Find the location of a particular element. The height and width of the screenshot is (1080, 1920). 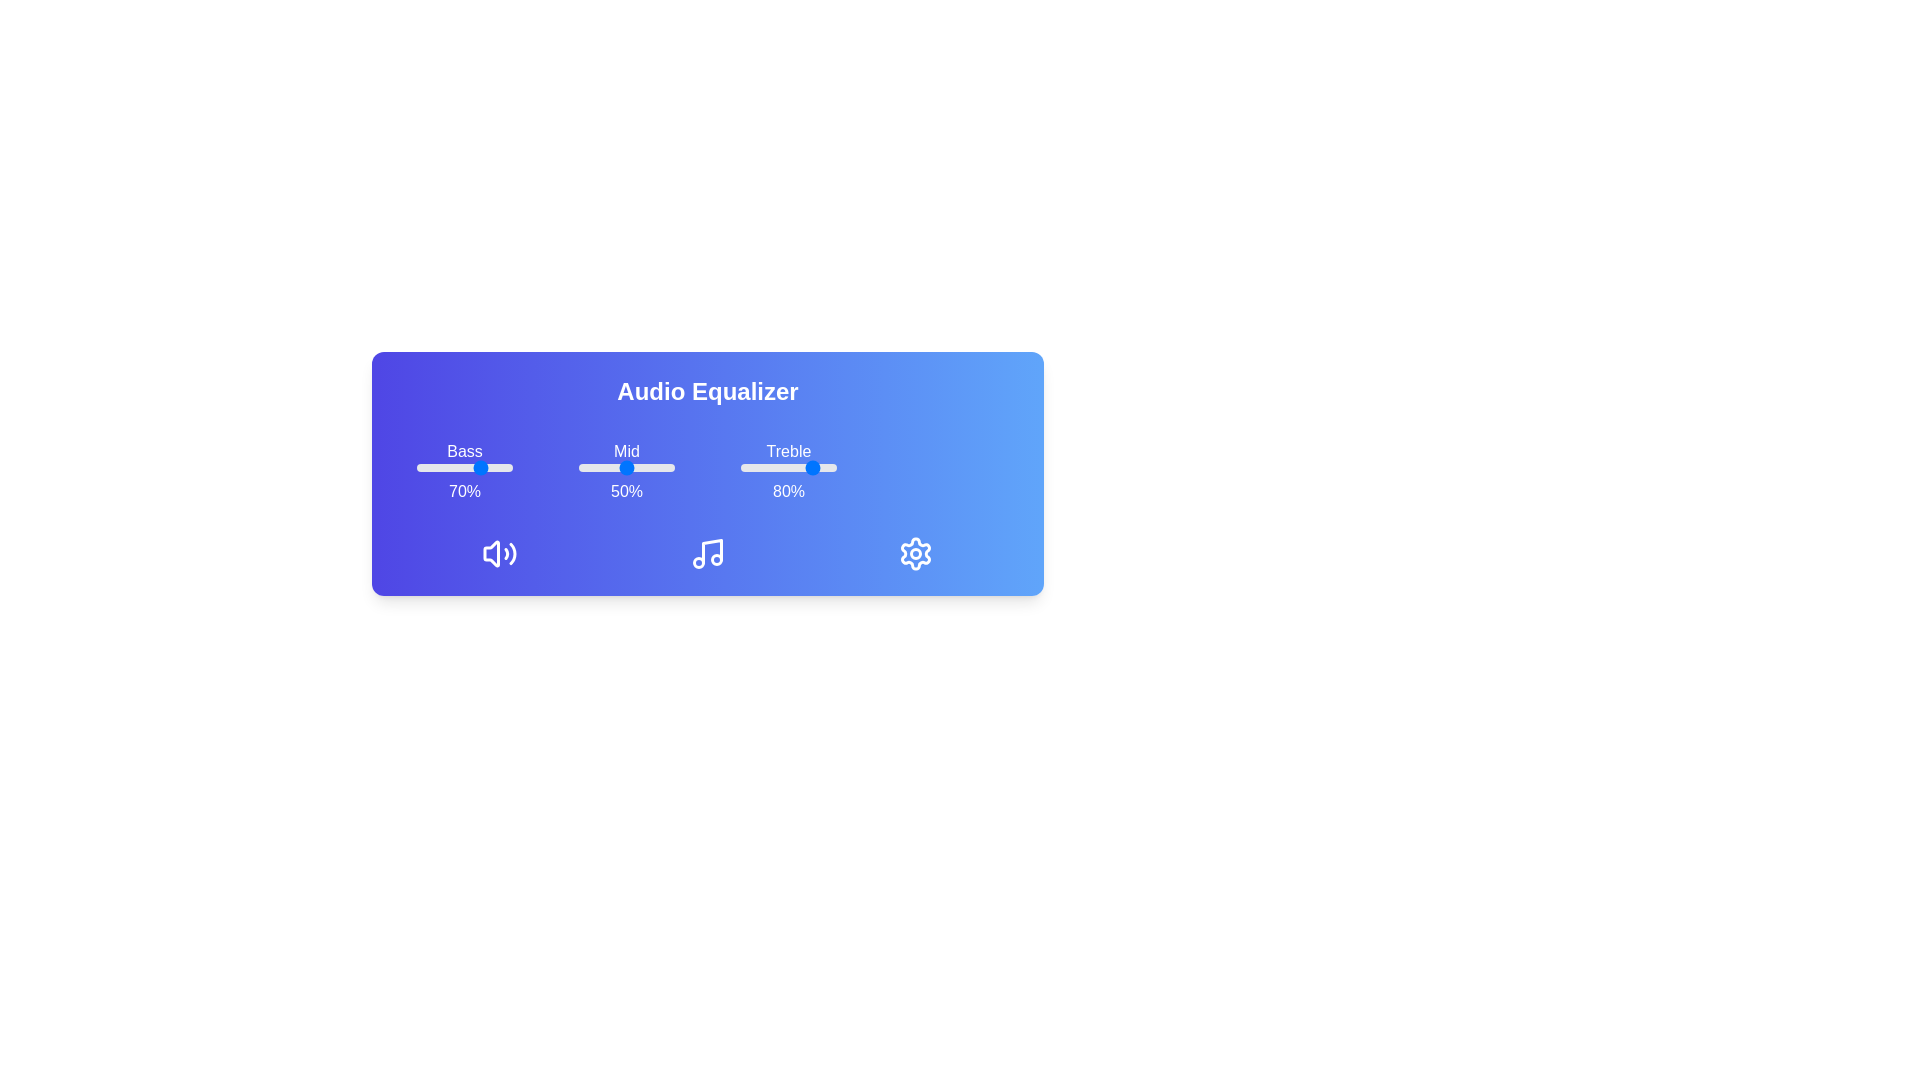

the bass slider to 41%, where 41 is a value between 0 and 100 is located at coordinates (455, 467).